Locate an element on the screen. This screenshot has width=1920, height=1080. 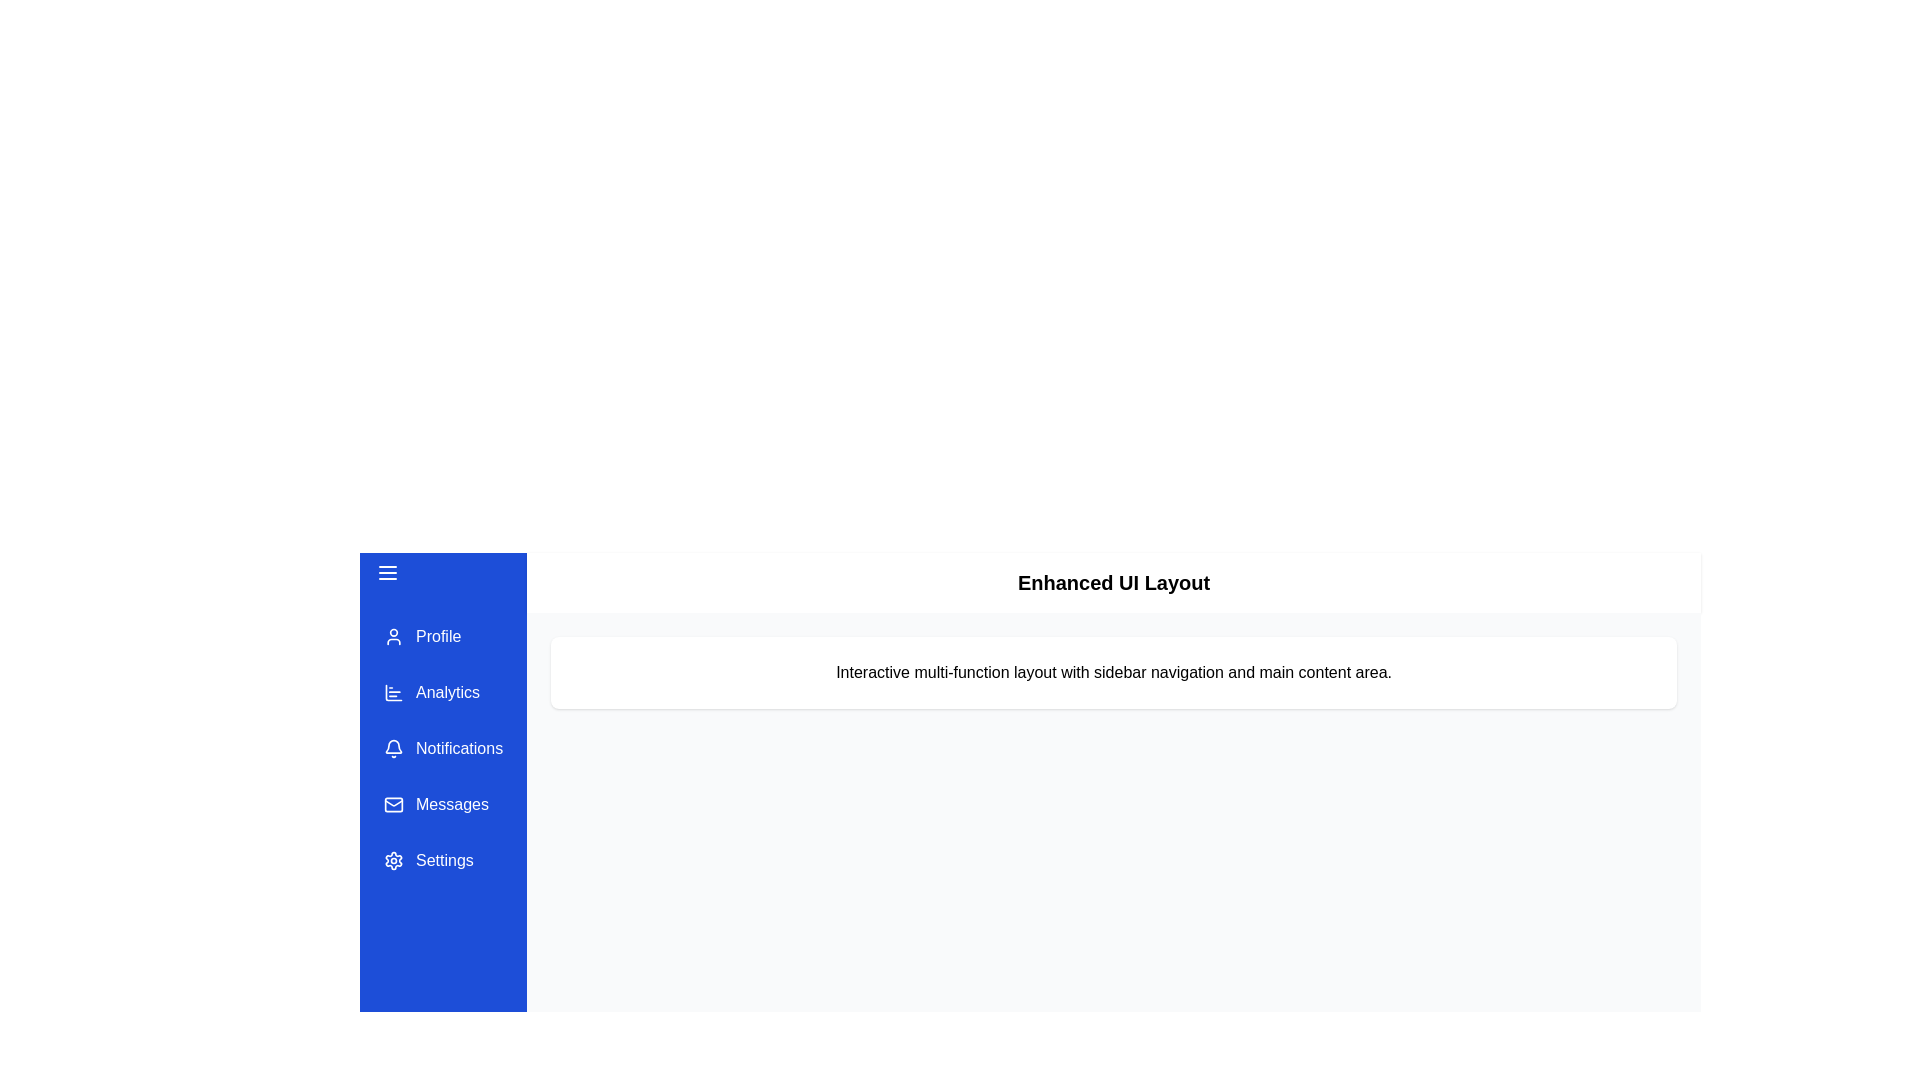
the gear-shaped settings icon located in the left sidebar, adjacent to the 'Settings' label is located at coordinates (393, 859).